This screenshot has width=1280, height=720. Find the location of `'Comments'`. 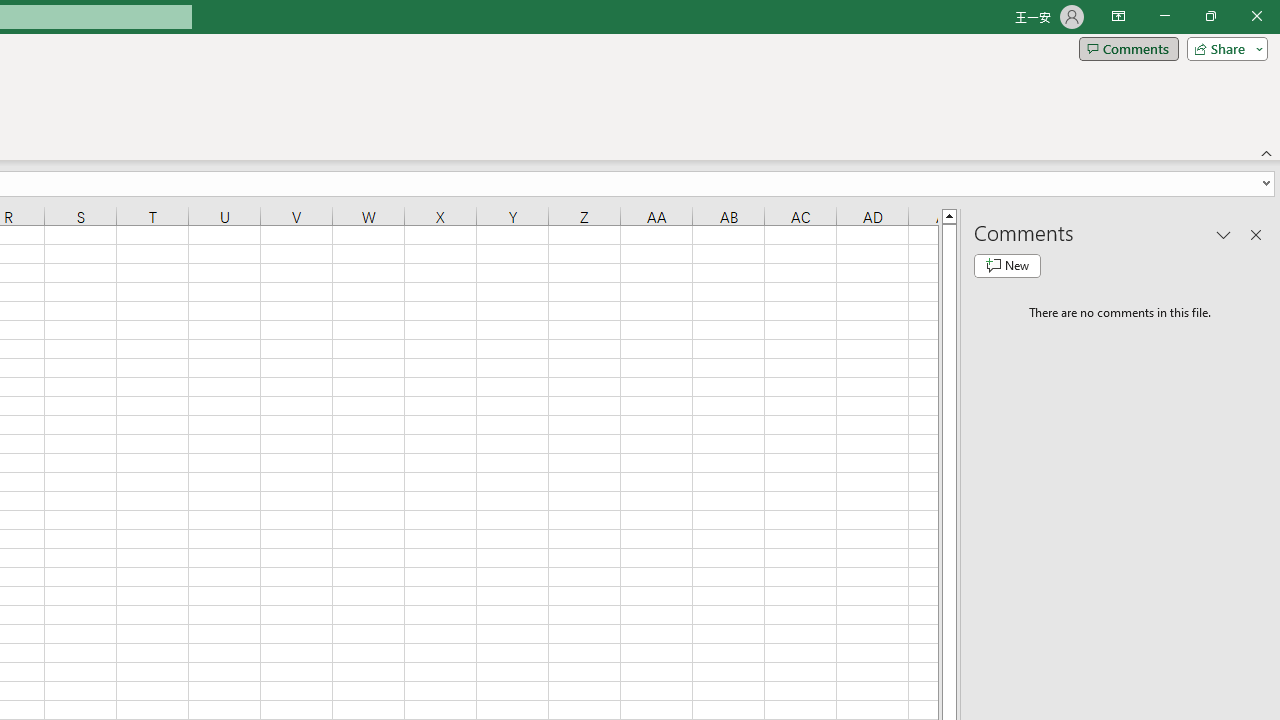

'Comments' is located at coordinates (1128, 47).